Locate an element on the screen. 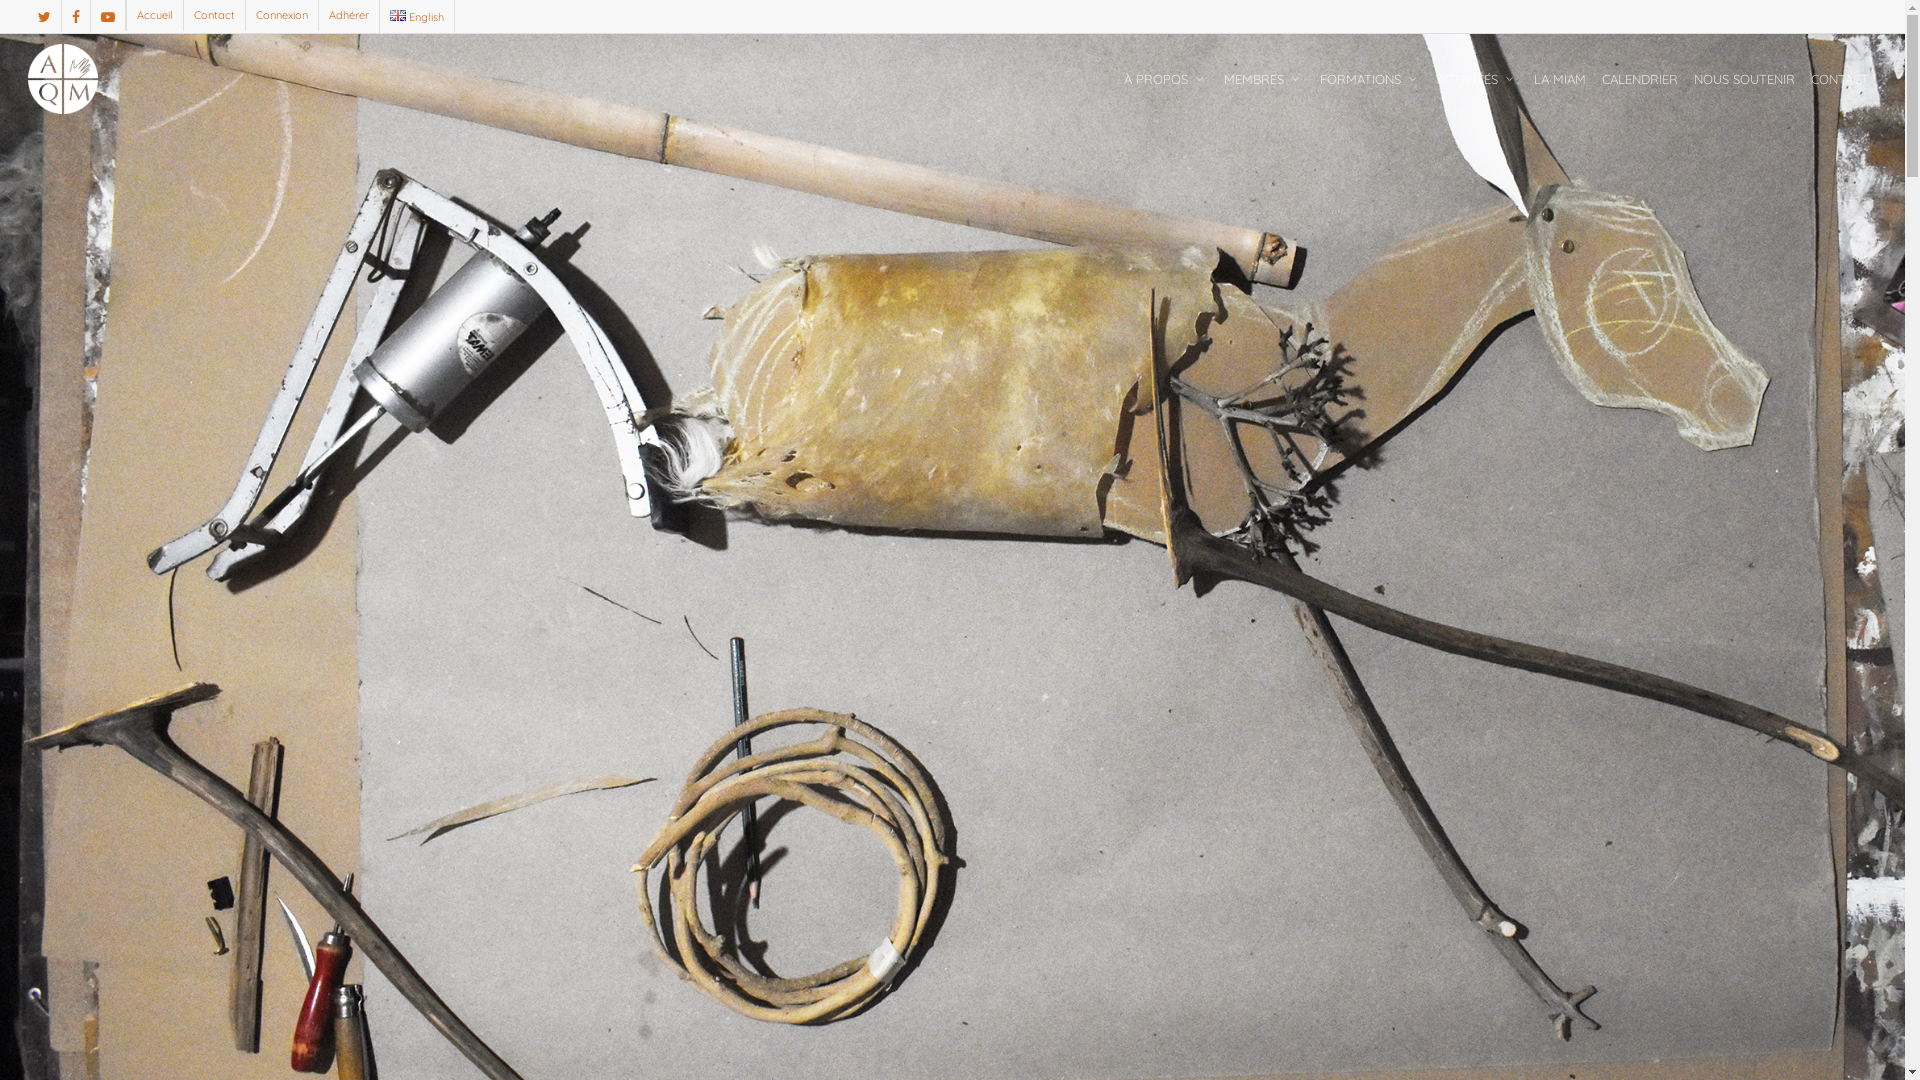  'CALENDRIER' is located at coordinates (1640, 78).